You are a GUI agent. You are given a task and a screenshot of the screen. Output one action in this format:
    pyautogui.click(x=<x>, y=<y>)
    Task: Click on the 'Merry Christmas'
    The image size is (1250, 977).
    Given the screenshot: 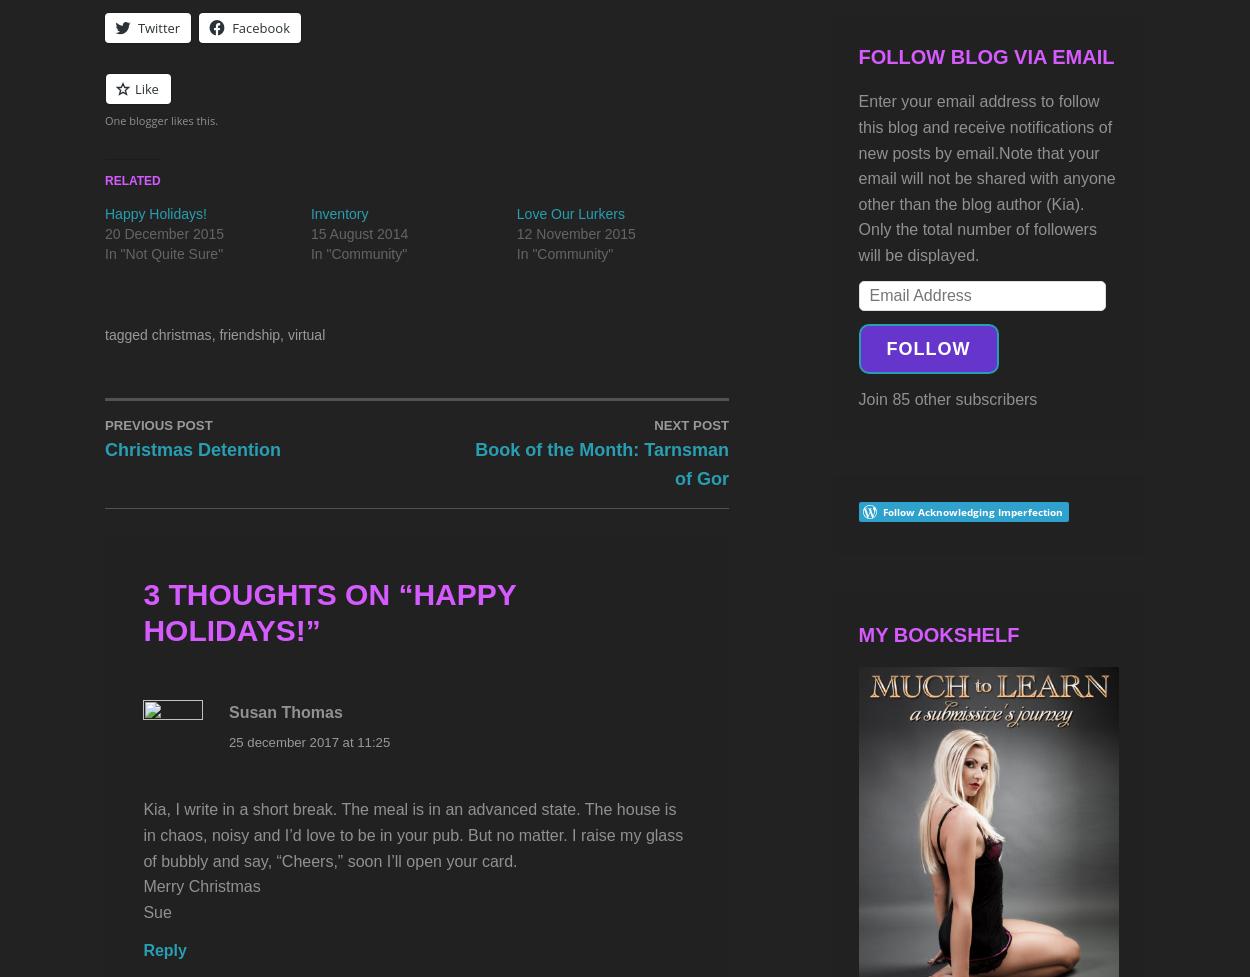 What is the action you would take?
    pyautogui.click(x=200, y=885)
    